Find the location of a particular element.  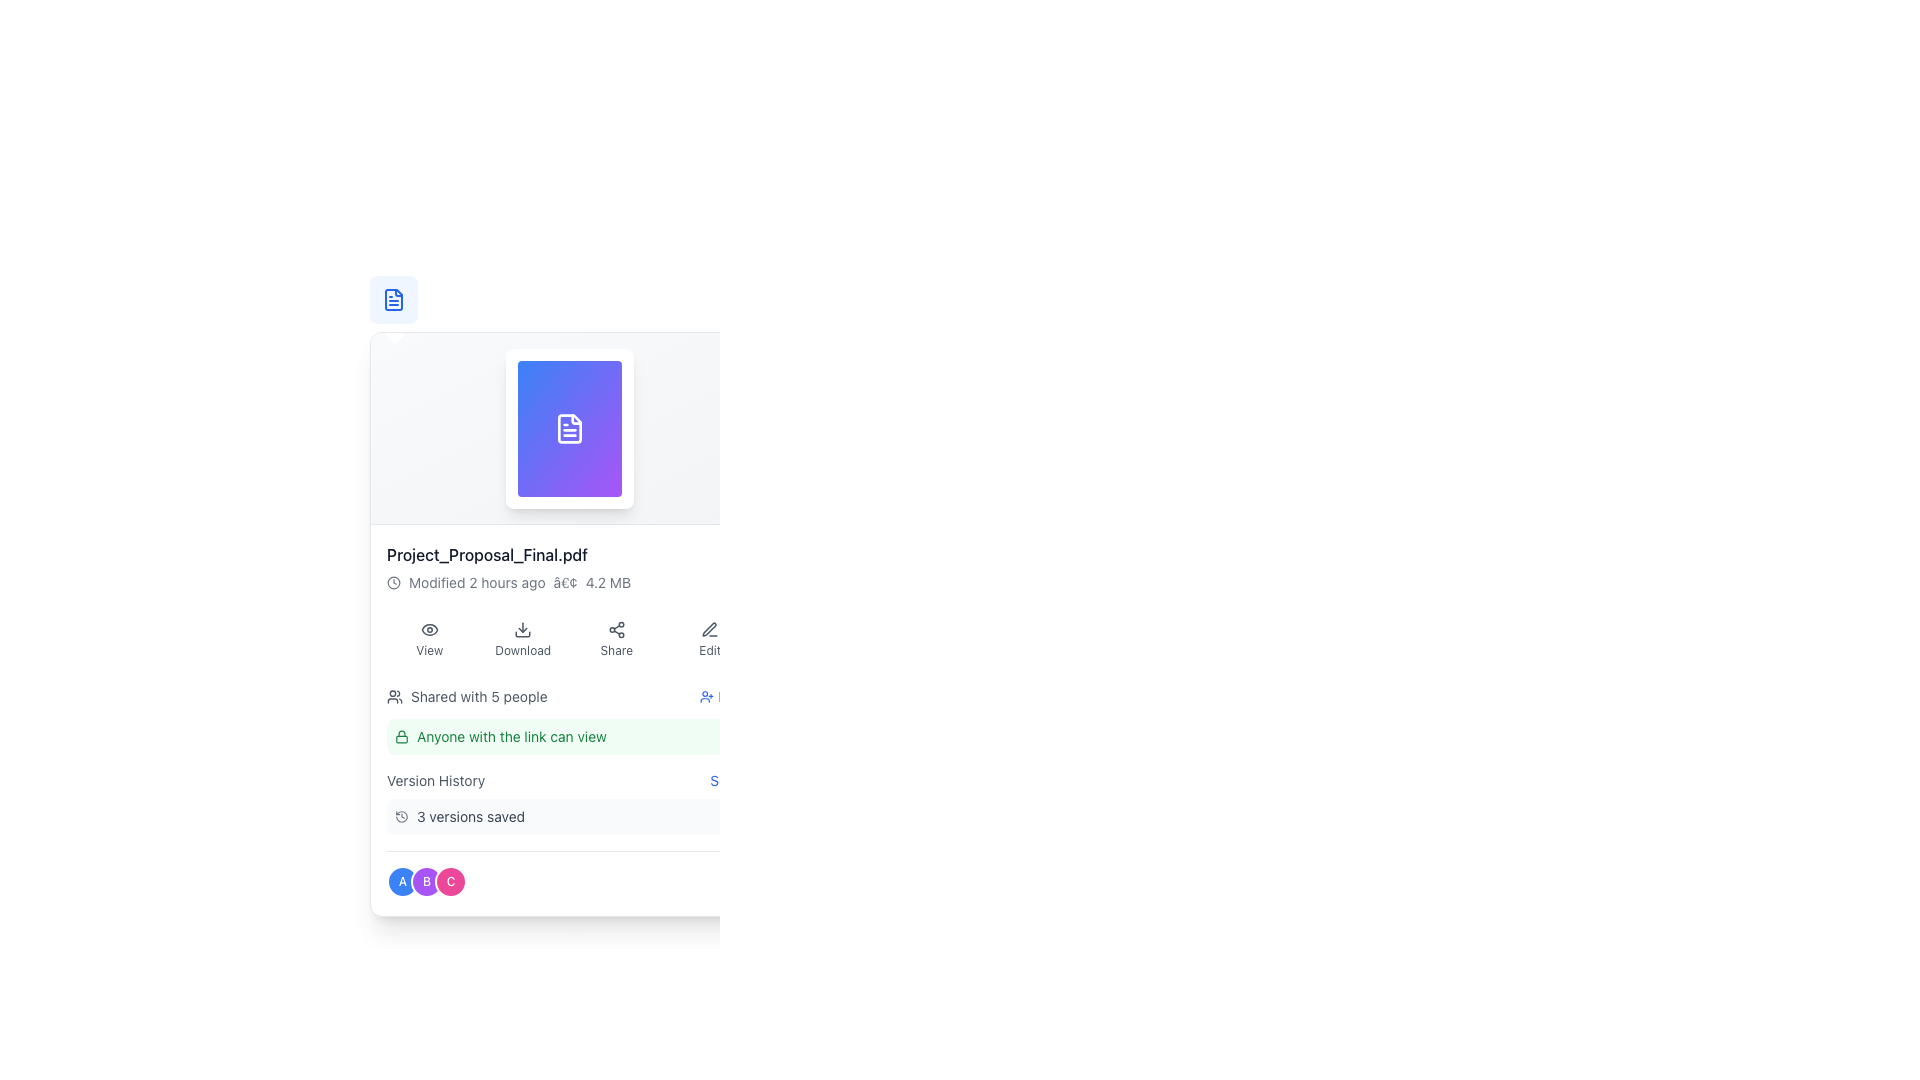

the share button, which is the third element in a grid of four options located near the bottom of the document details view, positioned between the 'Download' button and the 'Edit' button is located at coordinates (615, 640).